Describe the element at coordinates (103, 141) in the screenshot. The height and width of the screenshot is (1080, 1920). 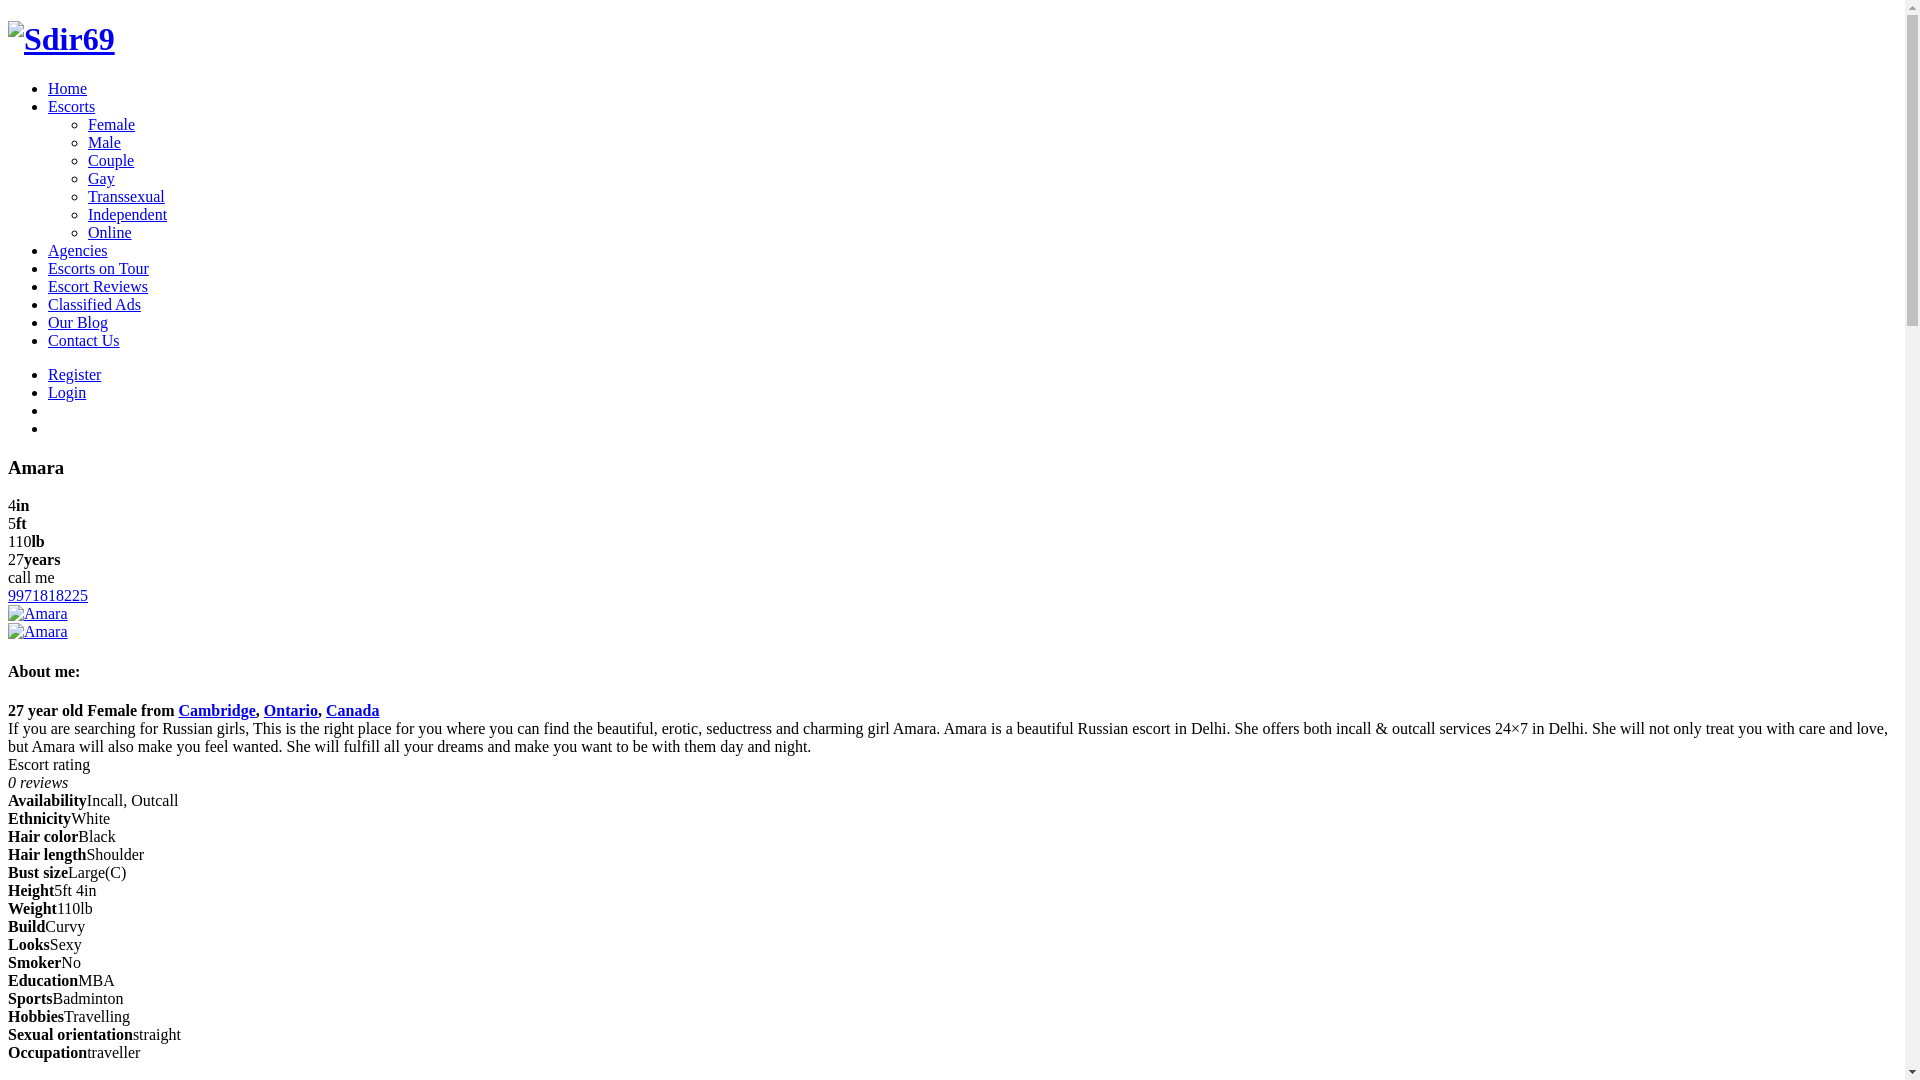
I see `'Male'` at that location.